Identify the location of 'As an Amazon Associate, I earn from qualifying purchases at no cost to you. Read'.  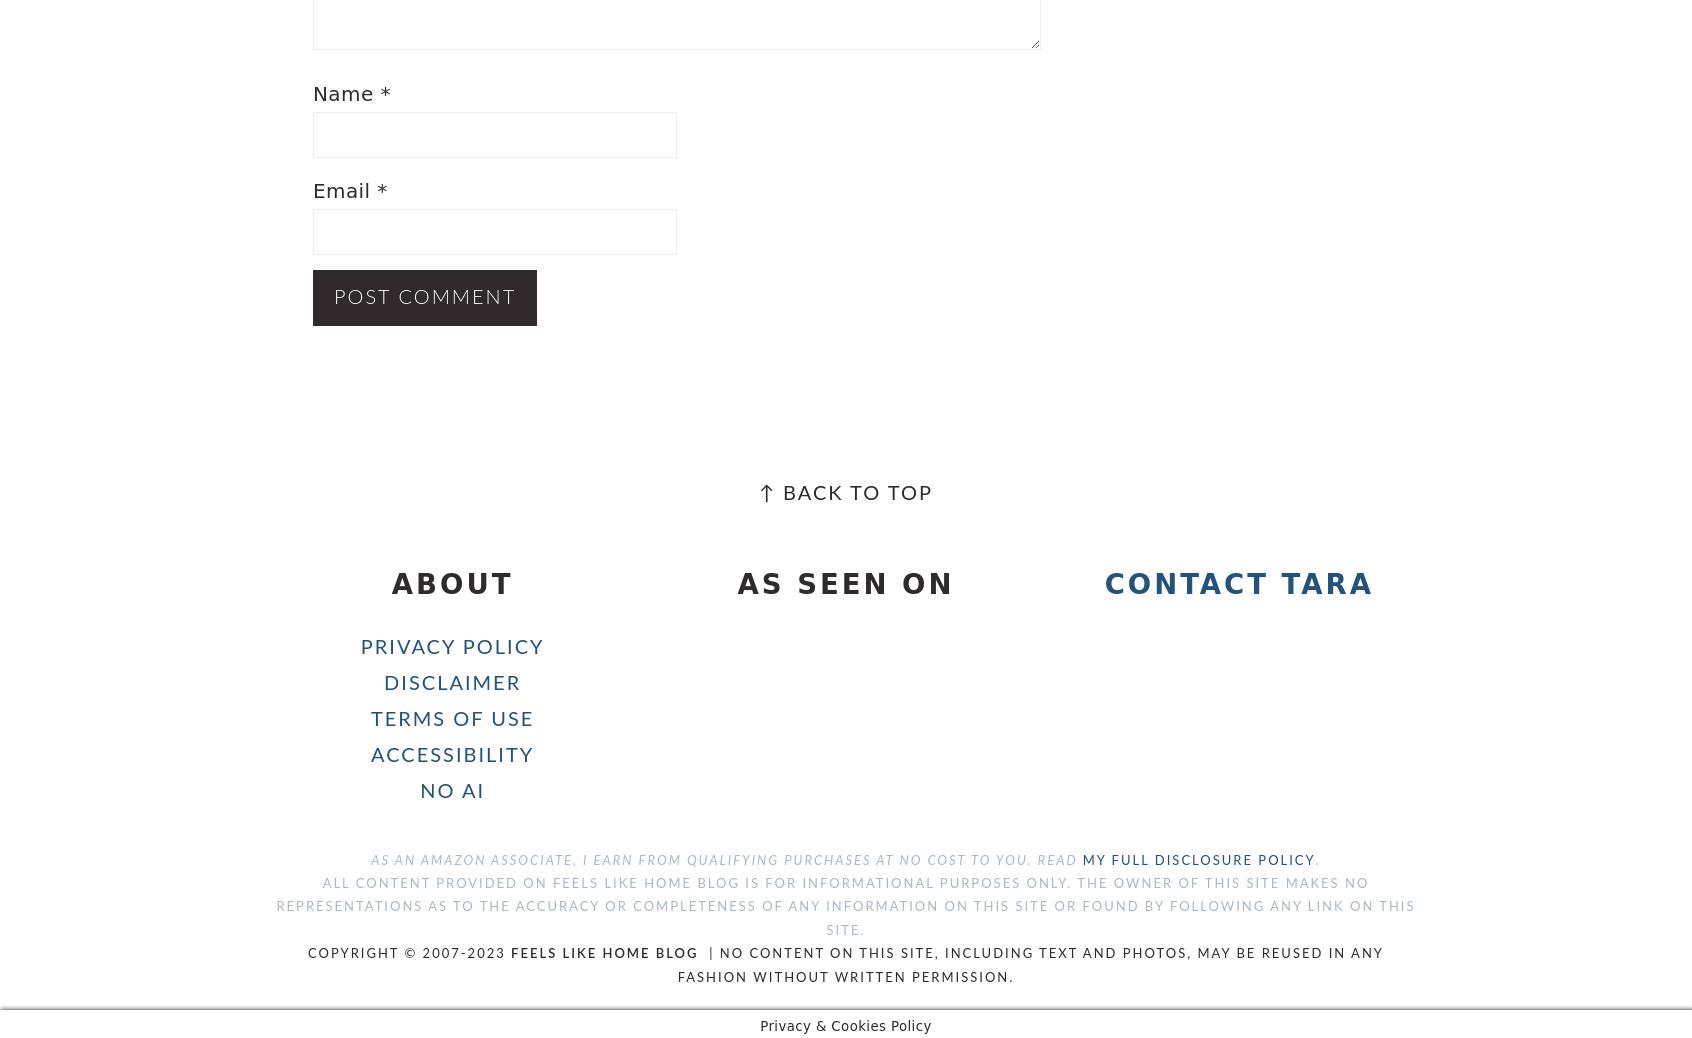
(725, 860).